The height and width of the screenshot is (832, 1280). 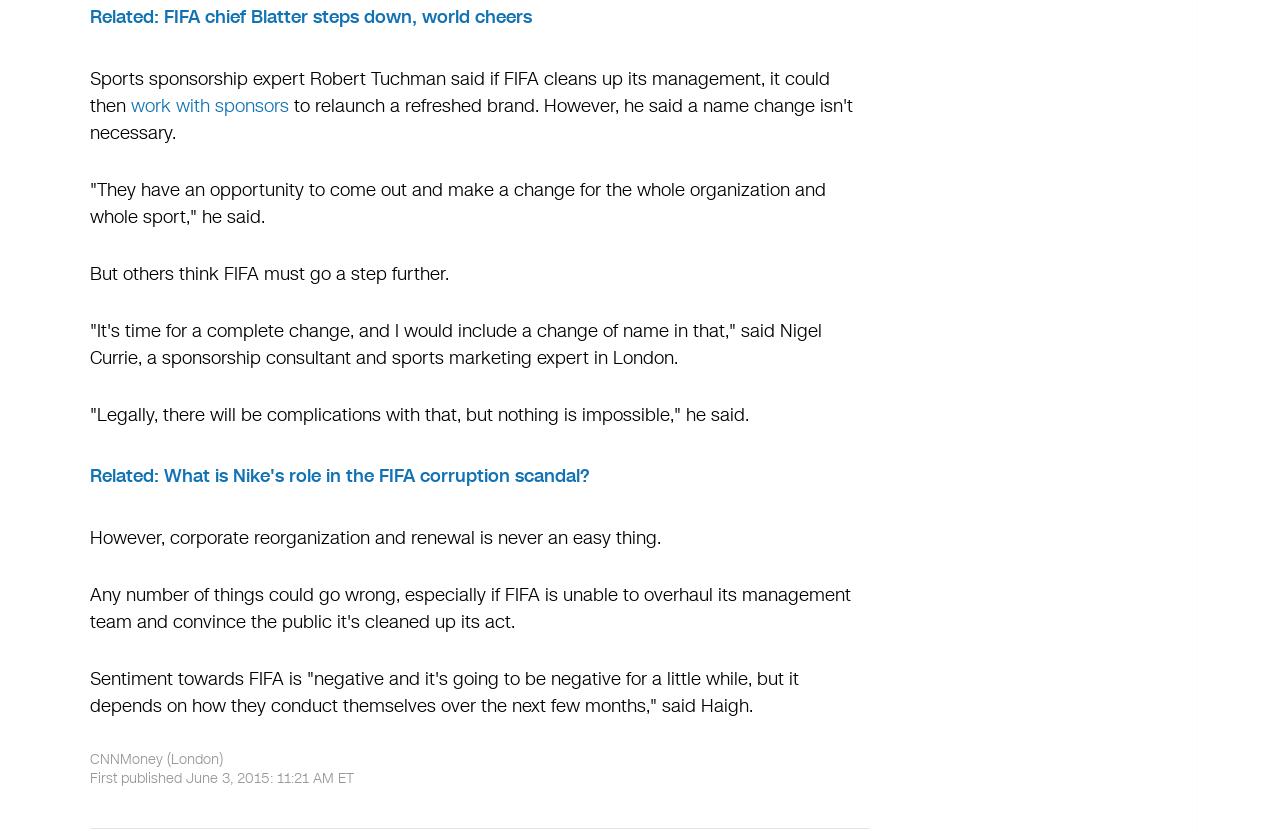 I want to click on 'to relaunch a refreshed brand. However, he said a name change isn't necessary.', so click(x=470, y=119).